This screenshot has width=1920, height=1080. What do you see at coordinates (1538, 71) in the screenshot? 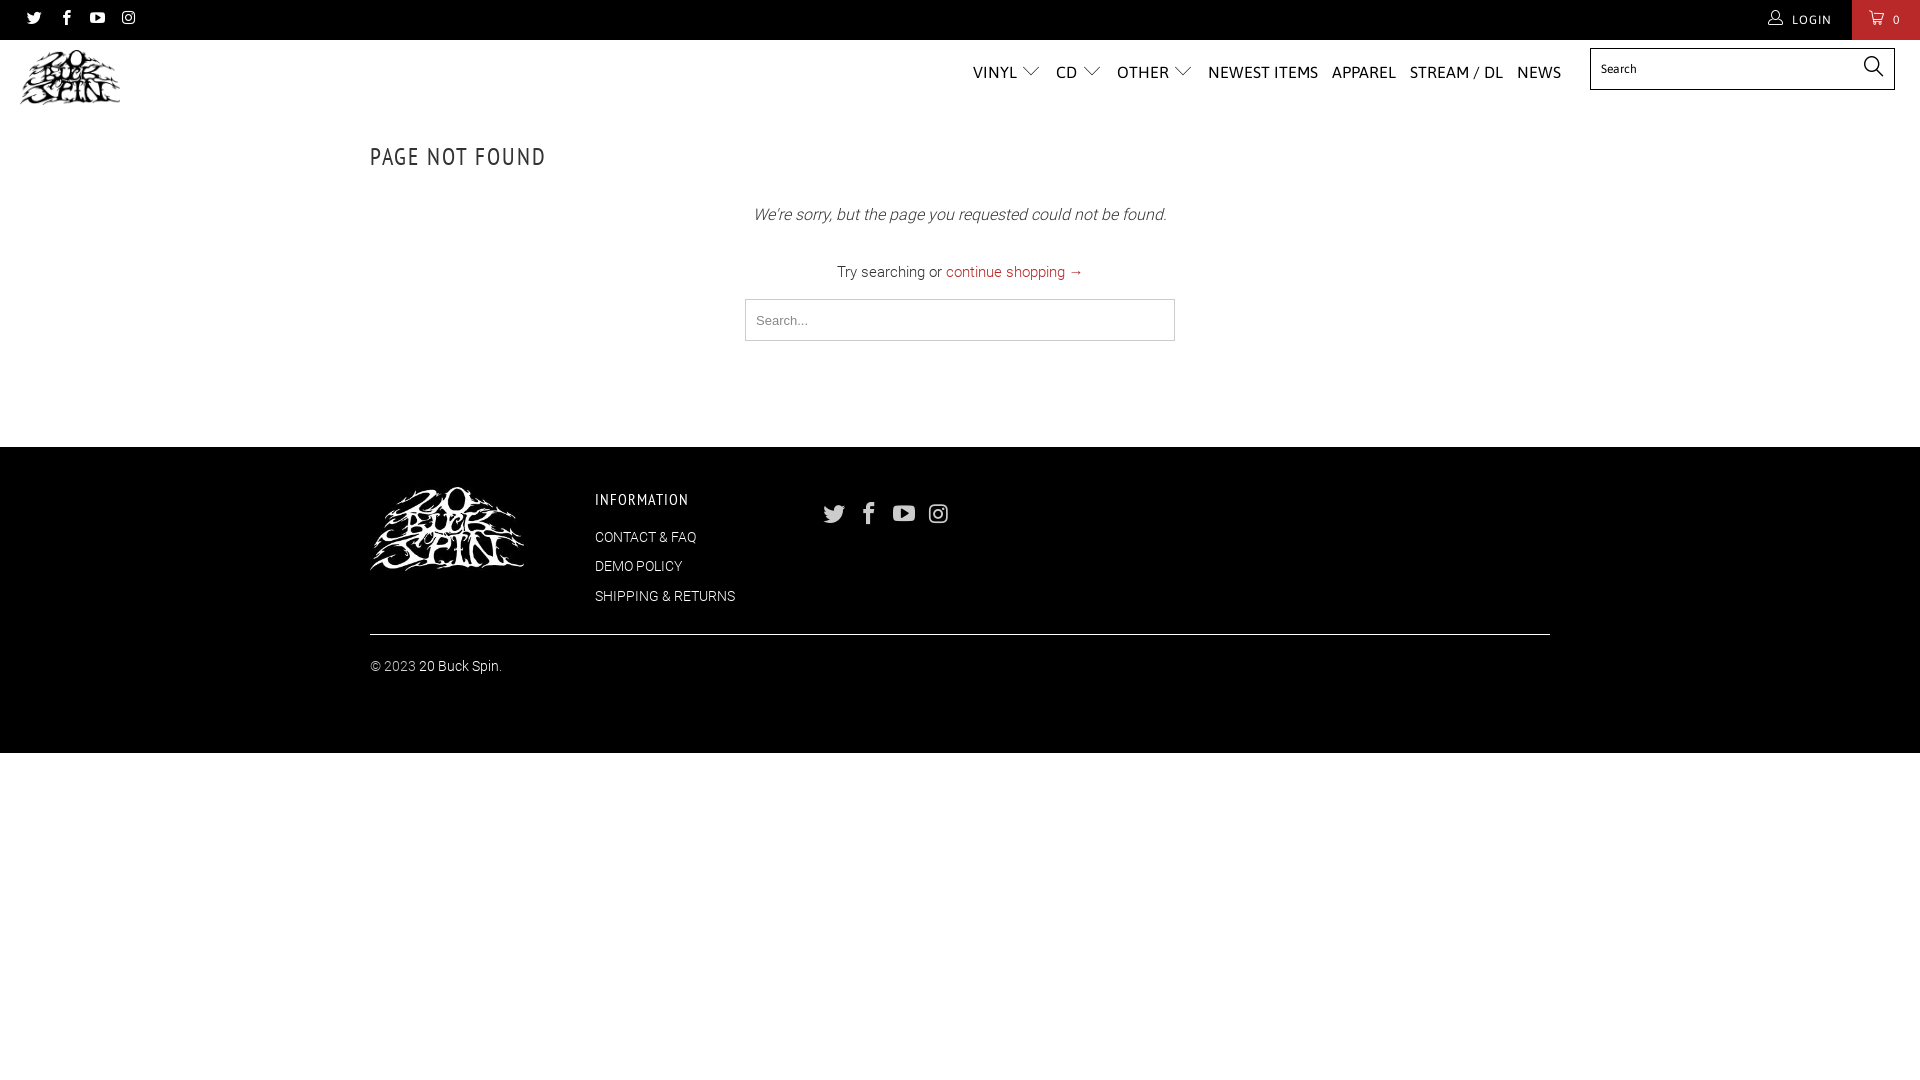
I see `'NEWS'` at bounding box center [1538, 71].